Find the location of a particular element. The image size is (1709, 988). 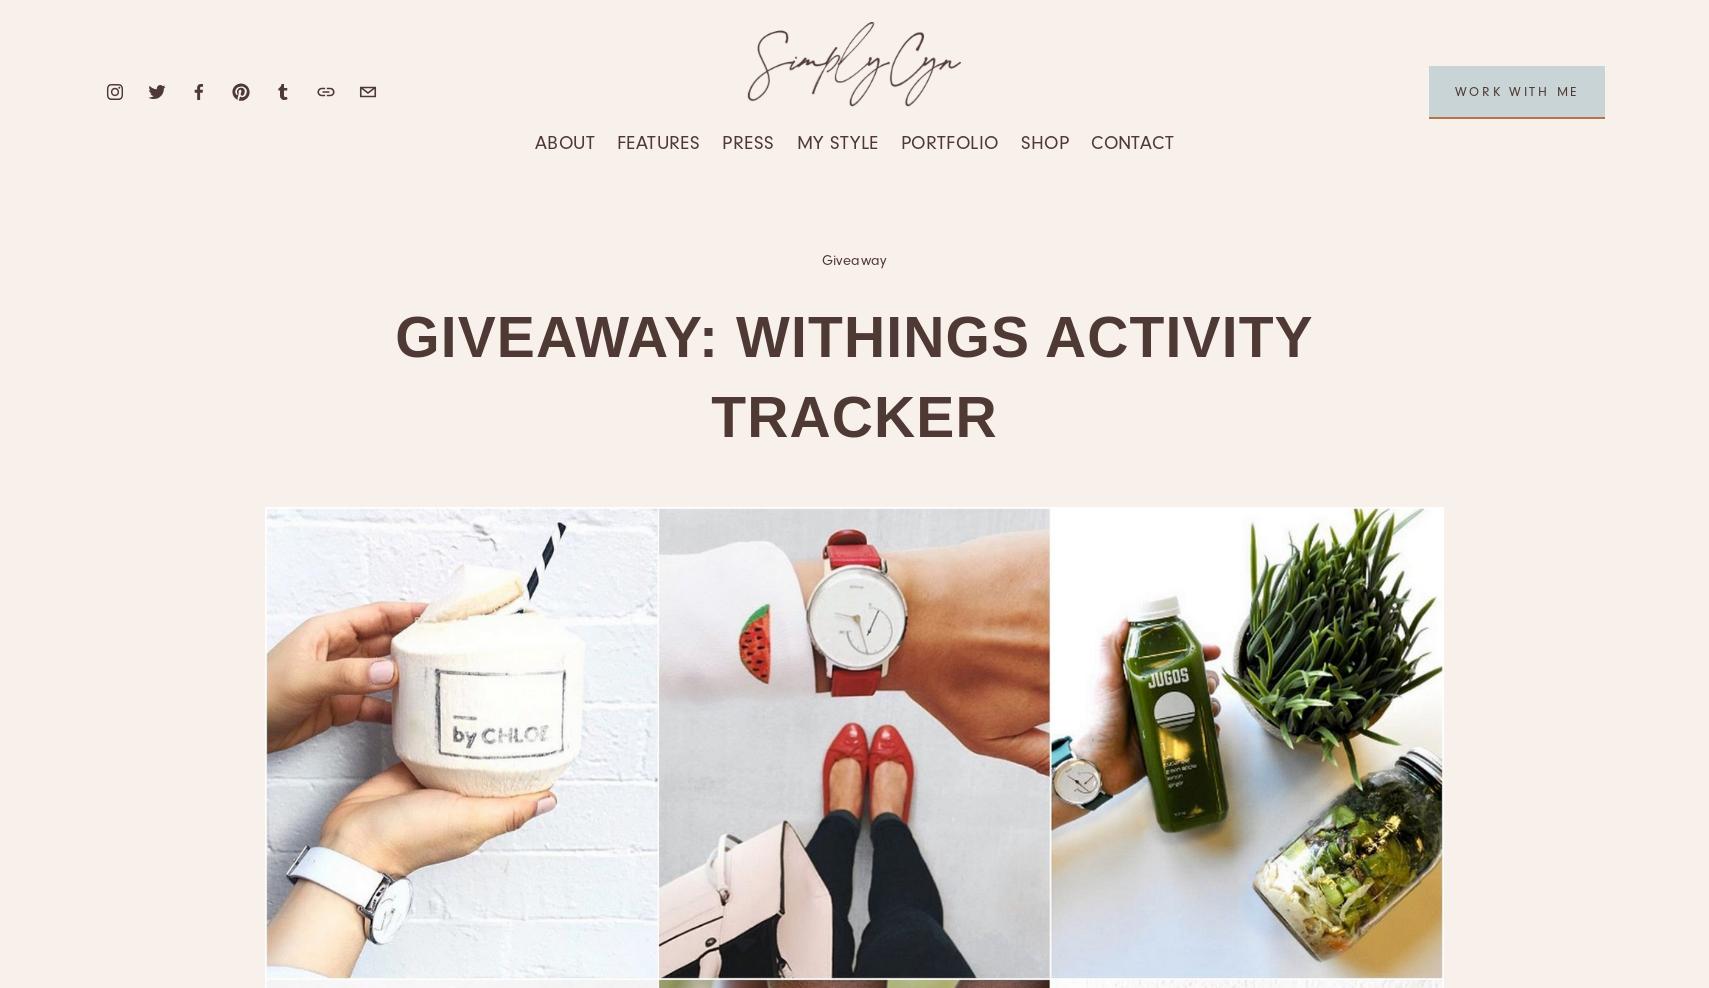

'Travel' is located at coordinates (646, 184).